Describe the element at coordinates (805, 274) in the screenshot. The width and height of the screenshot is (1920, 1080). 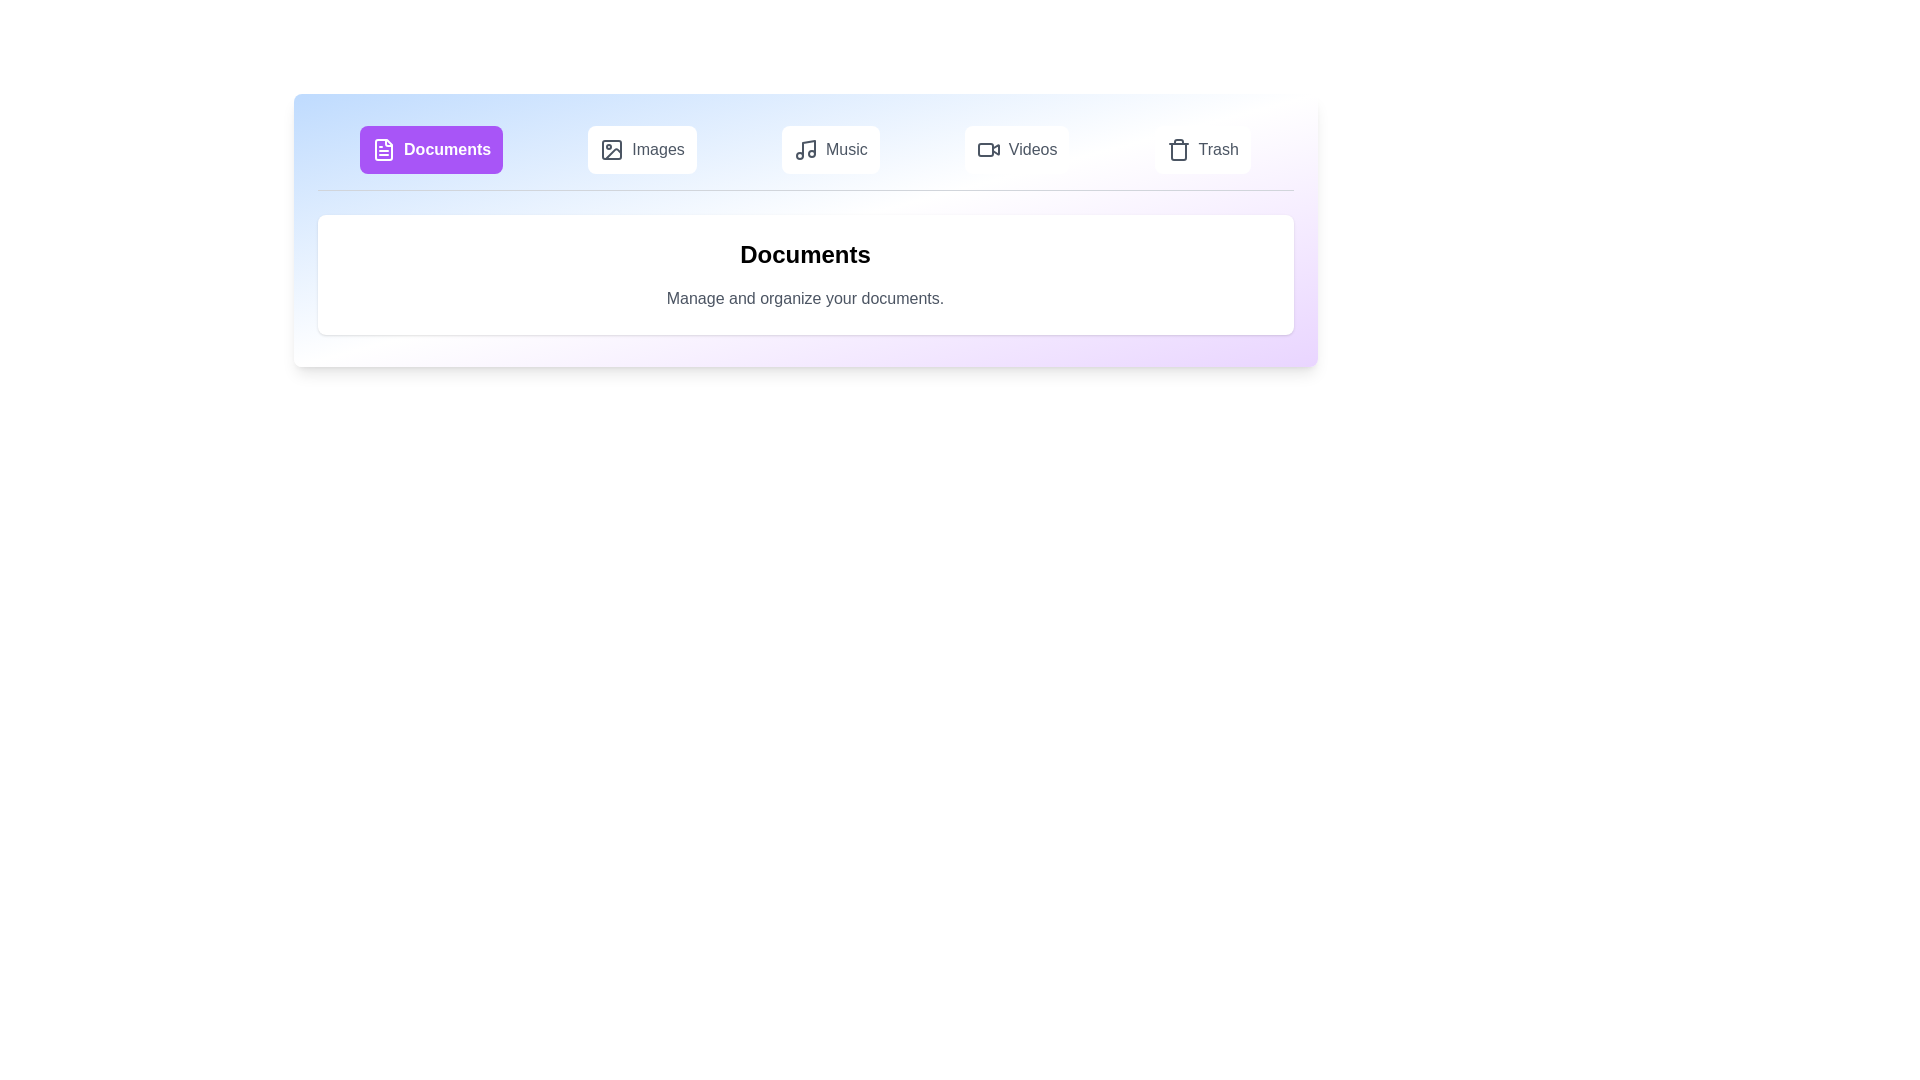
I see `the content area of the active tab to inspect its details` at that location.